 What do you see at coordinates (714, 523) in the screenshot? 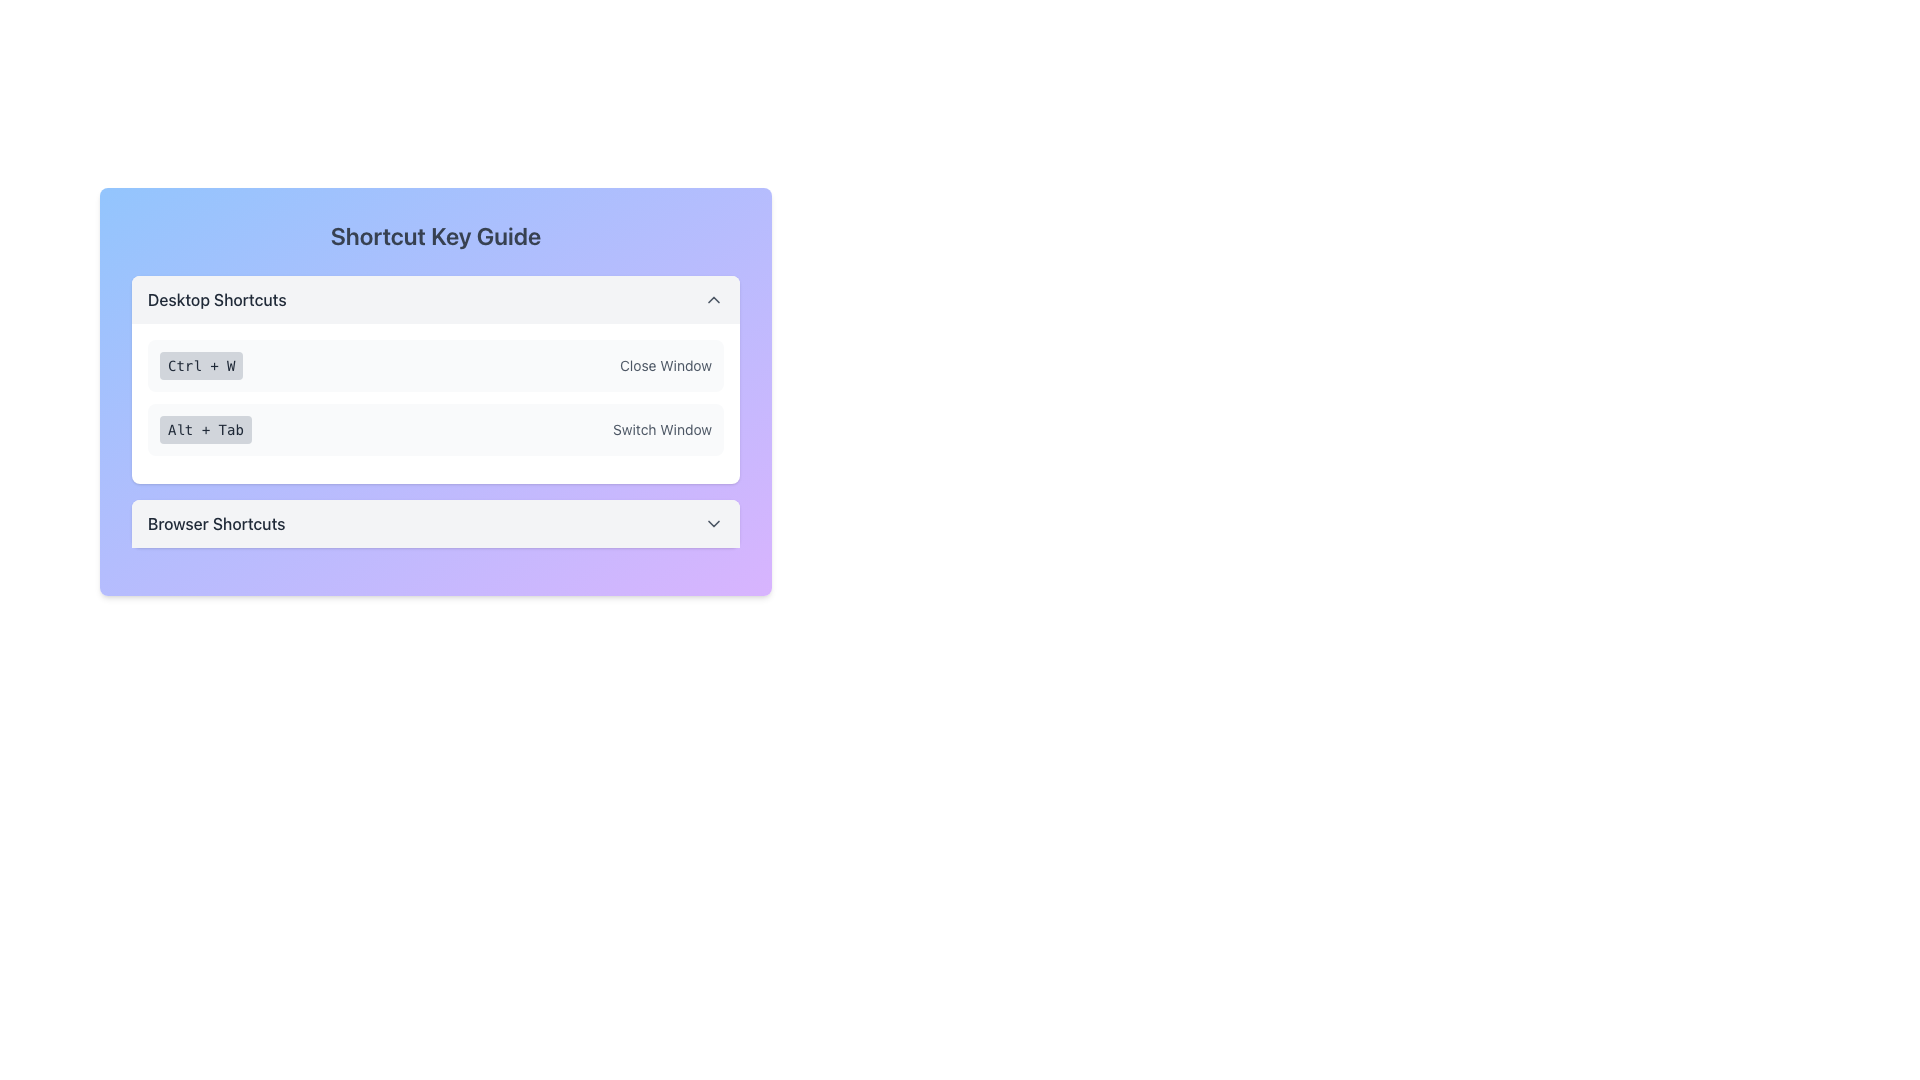
I see `the chevron-down icon located at the right side of the 'Browser Shortcuts' header, which appears in a gray tone indicating its inactive state` at bounding box center [714, 523].